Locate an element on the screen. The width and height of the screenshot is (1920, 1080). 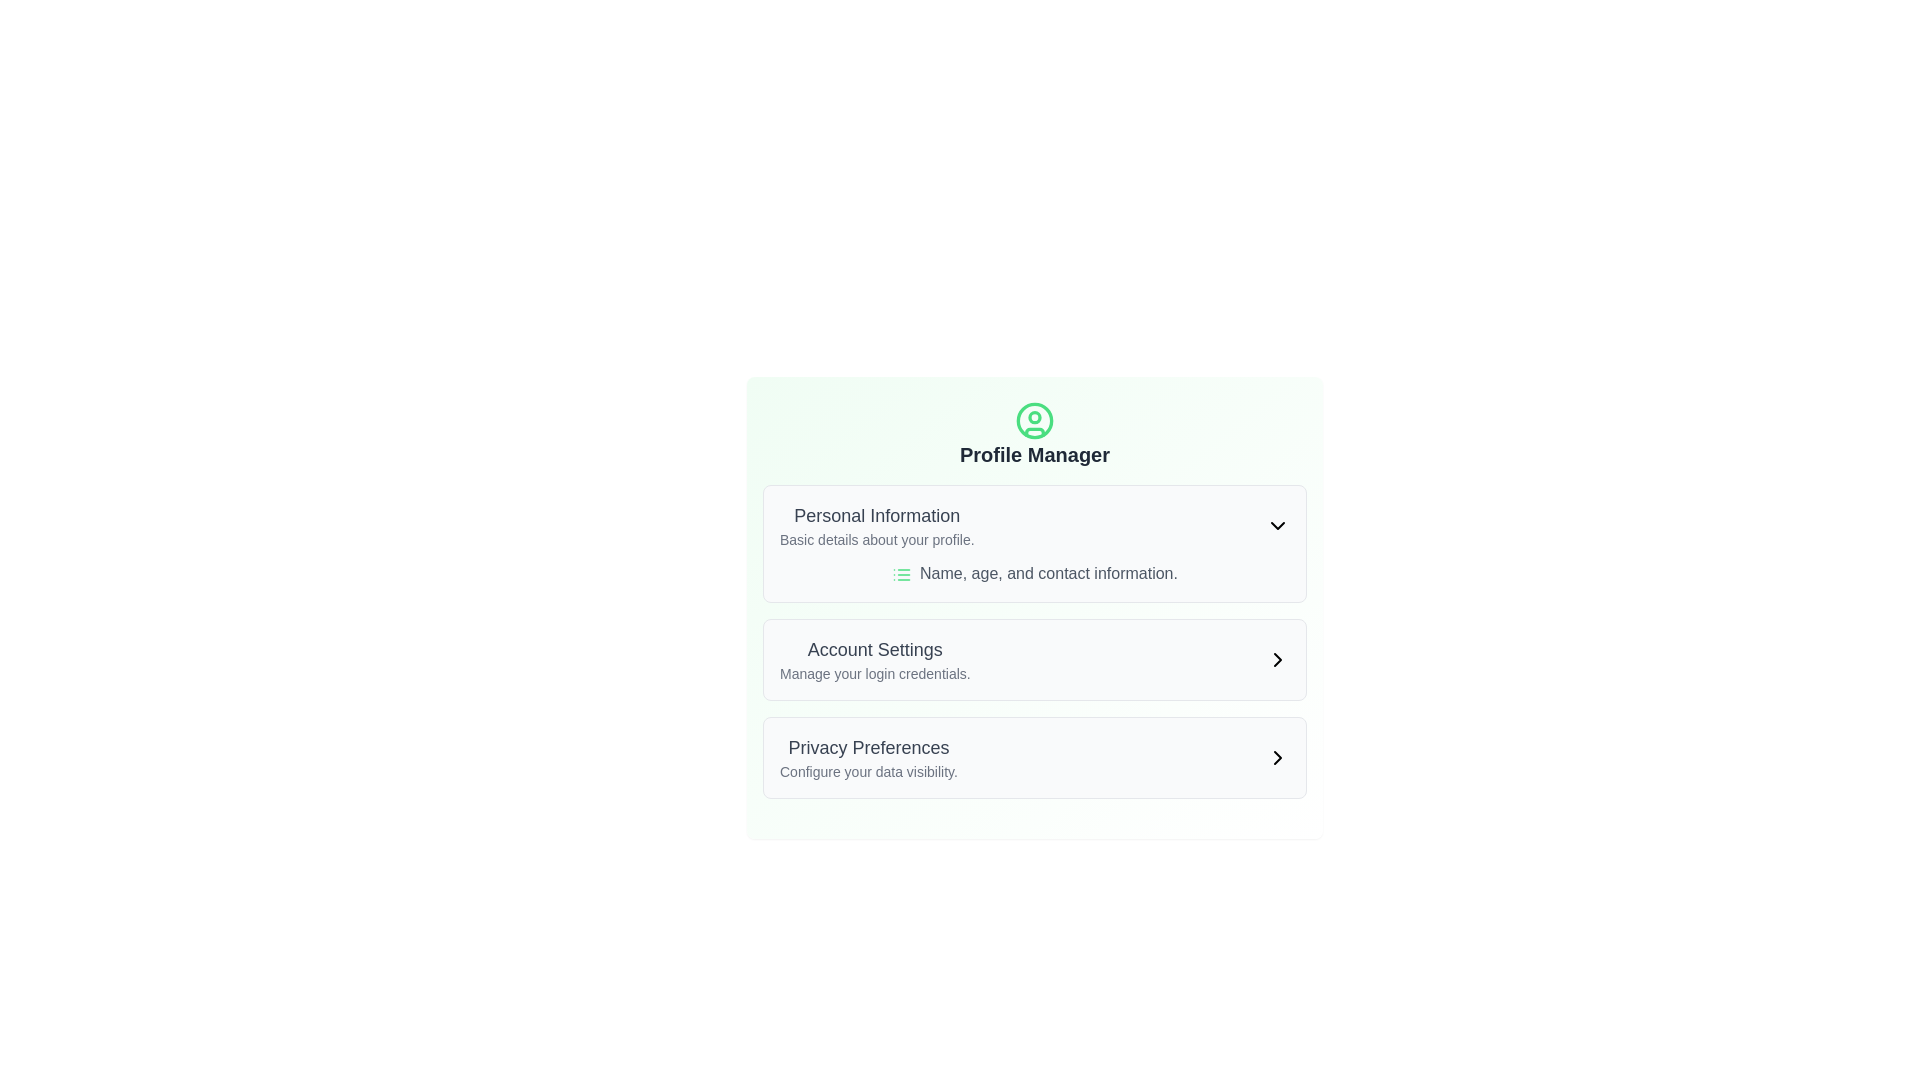
the text label displaying 'Privacy Preferences' which is part of the Profile Manager sections, located at the top of a card-like component is located at coordinates (868, 748).